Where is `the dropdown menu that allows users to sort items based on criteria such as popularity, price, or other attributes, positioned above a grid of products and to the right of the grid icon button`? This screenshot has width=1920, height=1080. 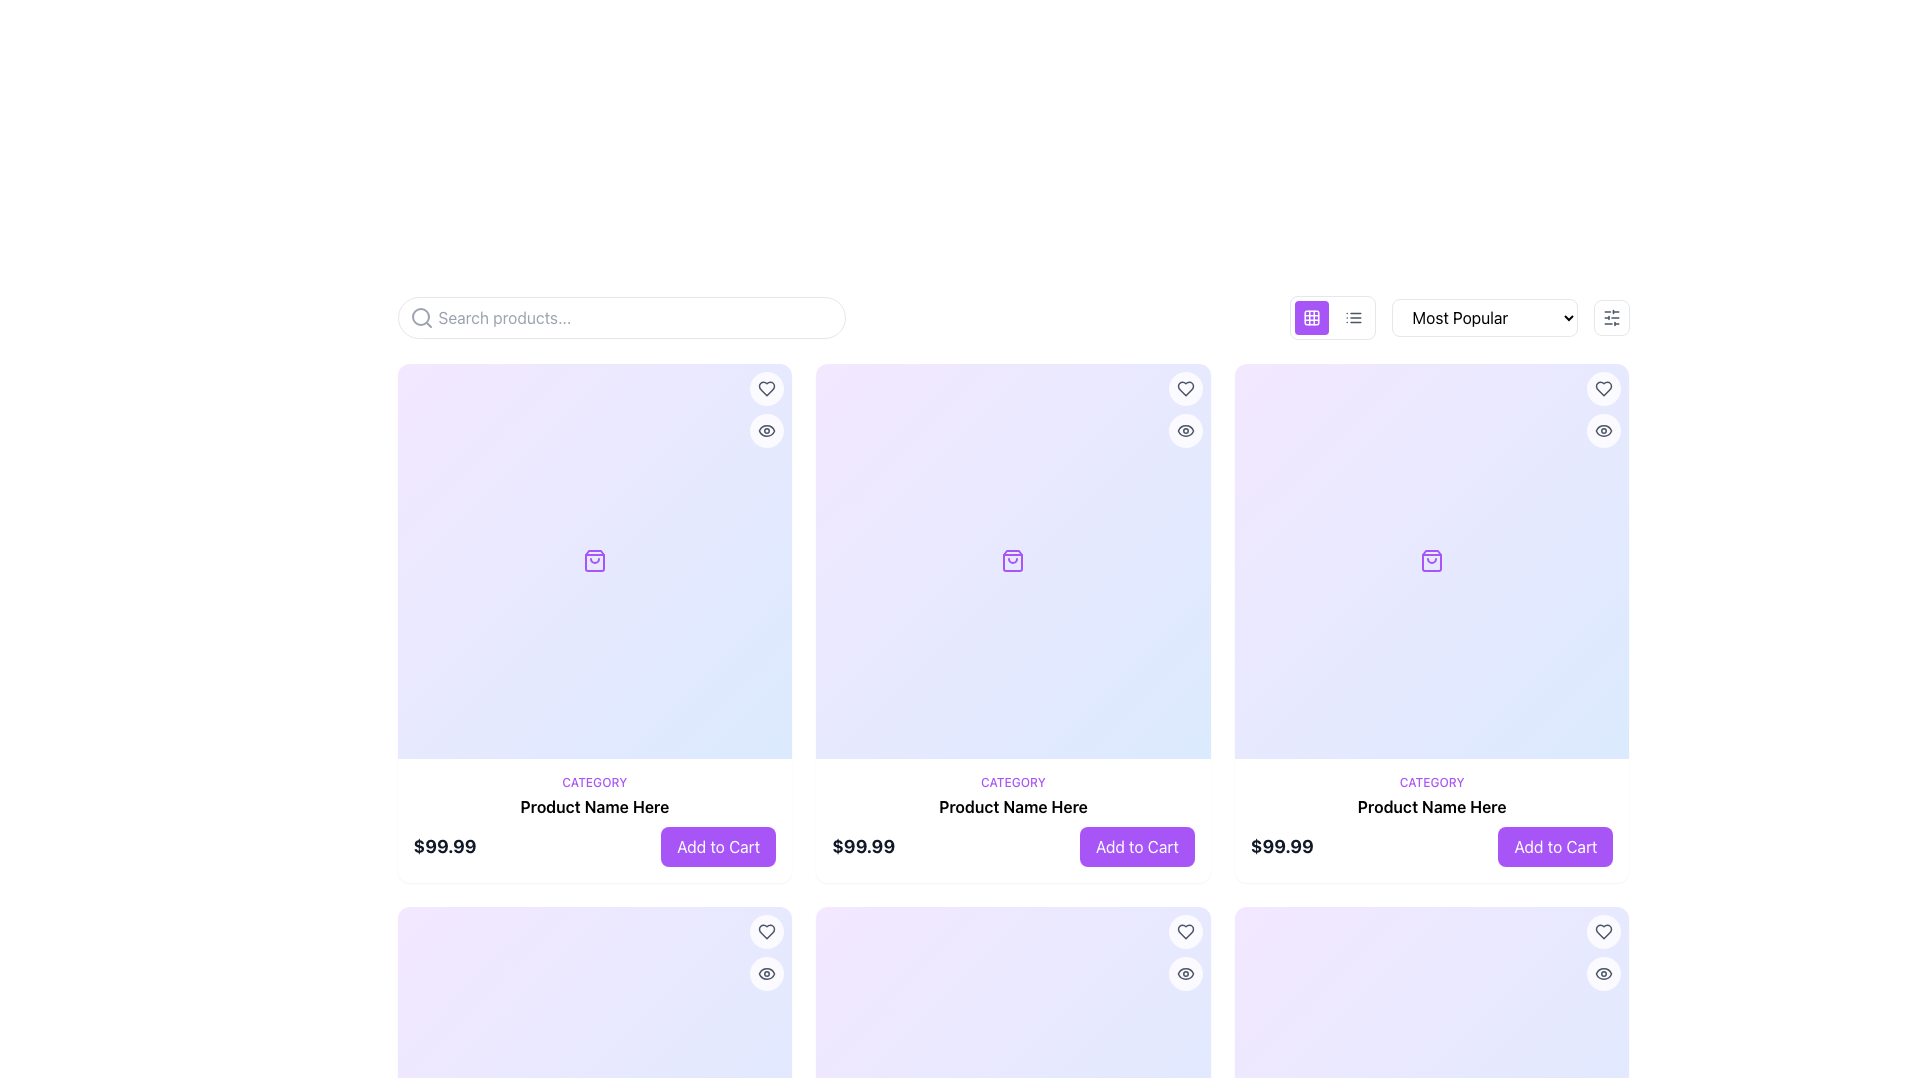 the dropdown menu that allows users to sort items based on criteria such as popularity, price, or other attributes, positioned above a grid of products and to the right of the grid icon button is located at coordinates (1484, 316).